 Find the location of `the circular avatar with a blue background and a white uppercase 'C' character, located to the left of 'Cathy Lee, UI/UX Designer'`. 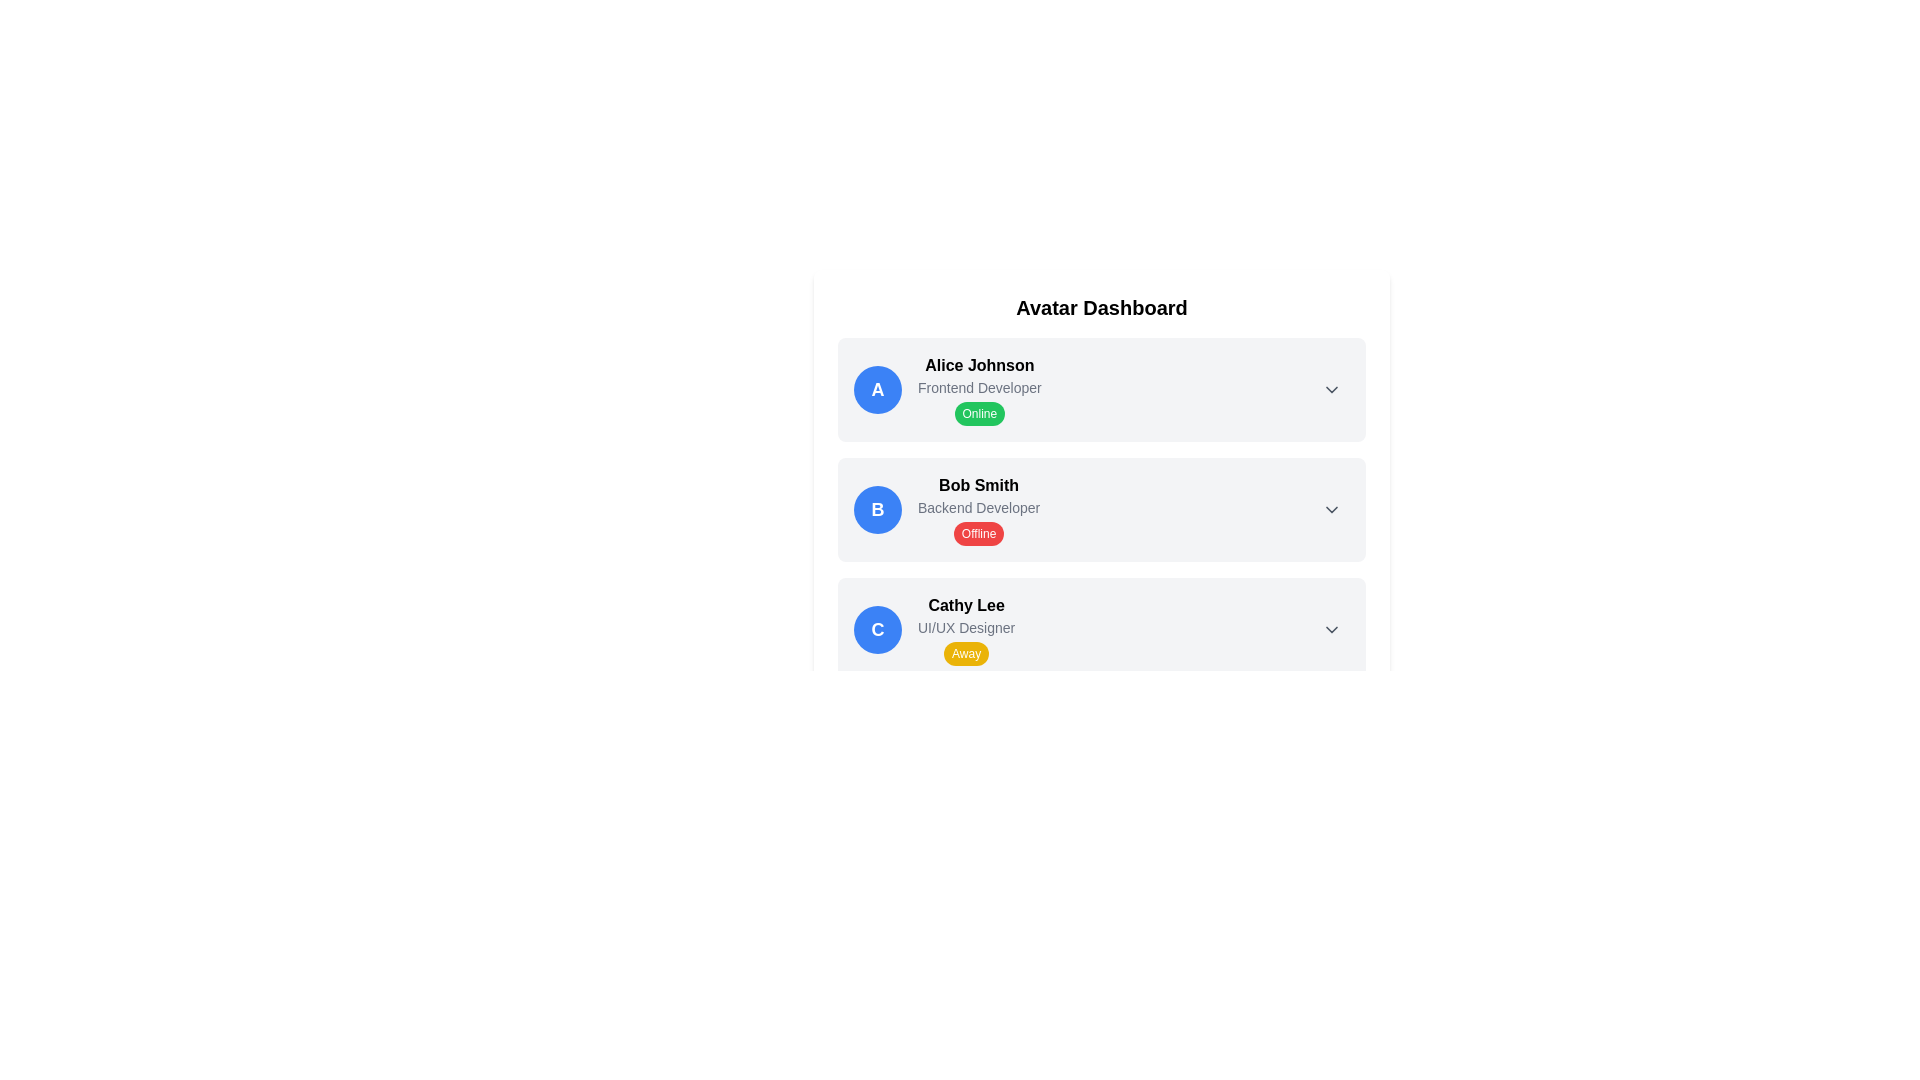

the circular avatar with a blue background and a white uppercase 'C' character, located to the left of 'Cathy Lee, UI/UX Designer' is located at coordinates (878, 628).